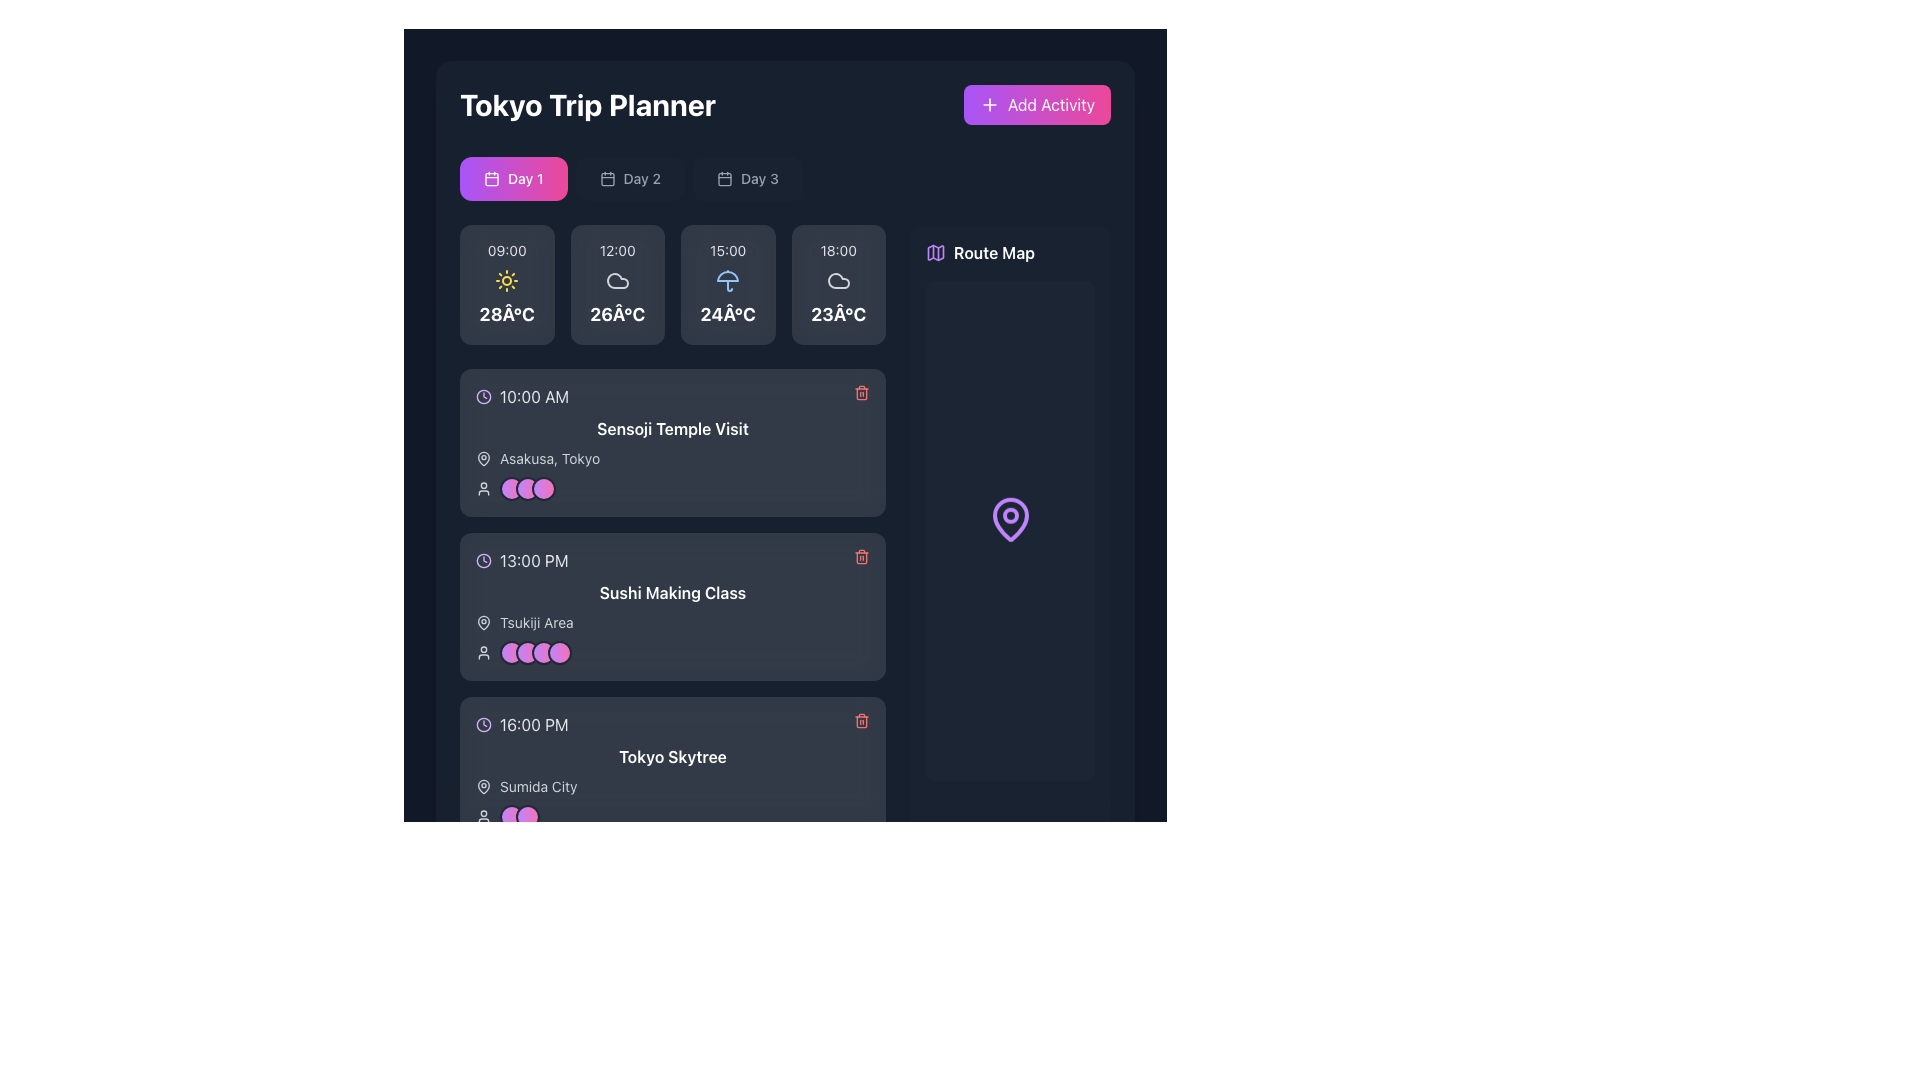  What do you see at coordinates (484, 622) in the screenshot?
I see `the icon located to the left of the 'Tsukiji Area' text in the second card of the schedule section under 'Sushi Making Class'` at bounding box center [484, 622].